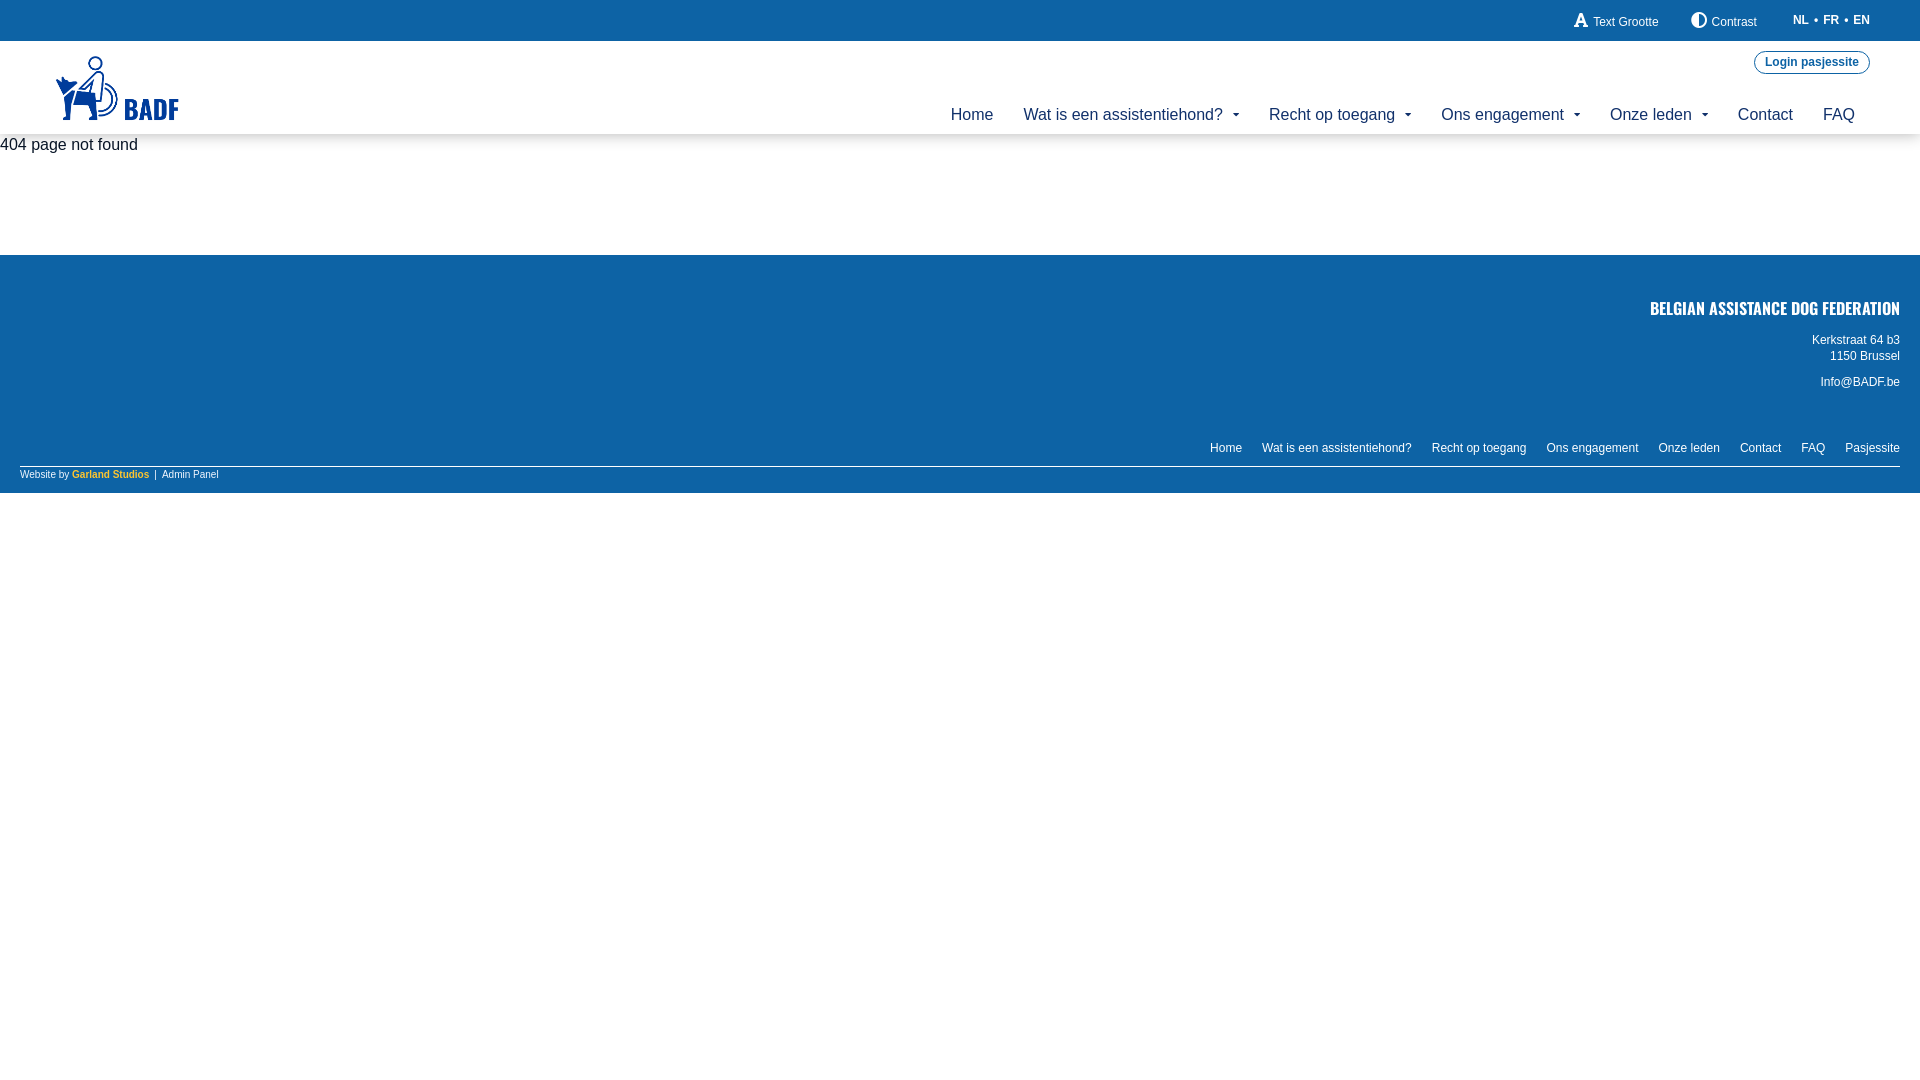 The height and width of the screenshot is (1080, 1920). Describe the element at coordinates (1591, 446) in the screenshot. I see `'Ons engagement'` at that location.